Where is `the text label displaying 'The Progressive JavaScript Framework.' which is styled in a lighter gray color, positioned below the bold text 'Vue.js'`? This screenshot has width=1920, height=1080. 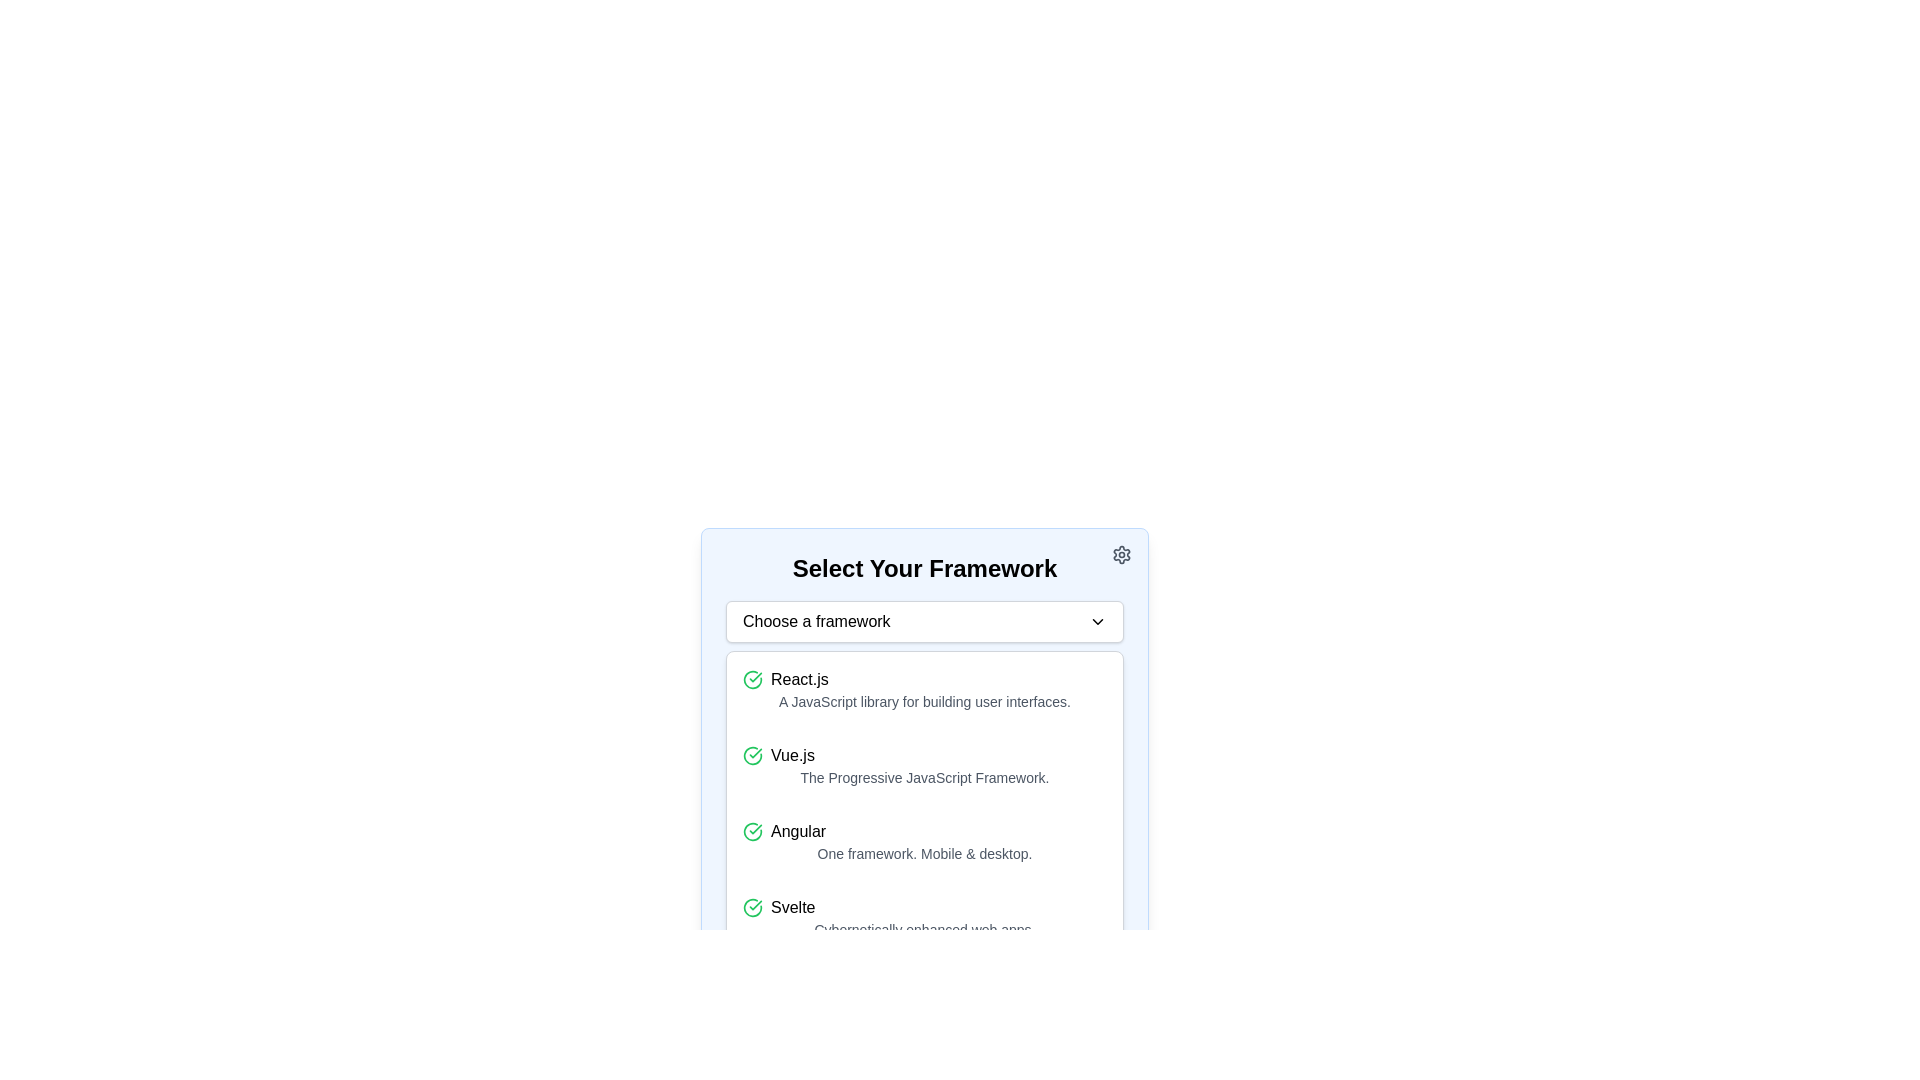
the text label displaying 'The Progressive JavaScript Framework.' which is styled in a lighter gray color, positioned below the bold text 'Vue.js' is located at coordinates (924, 777).